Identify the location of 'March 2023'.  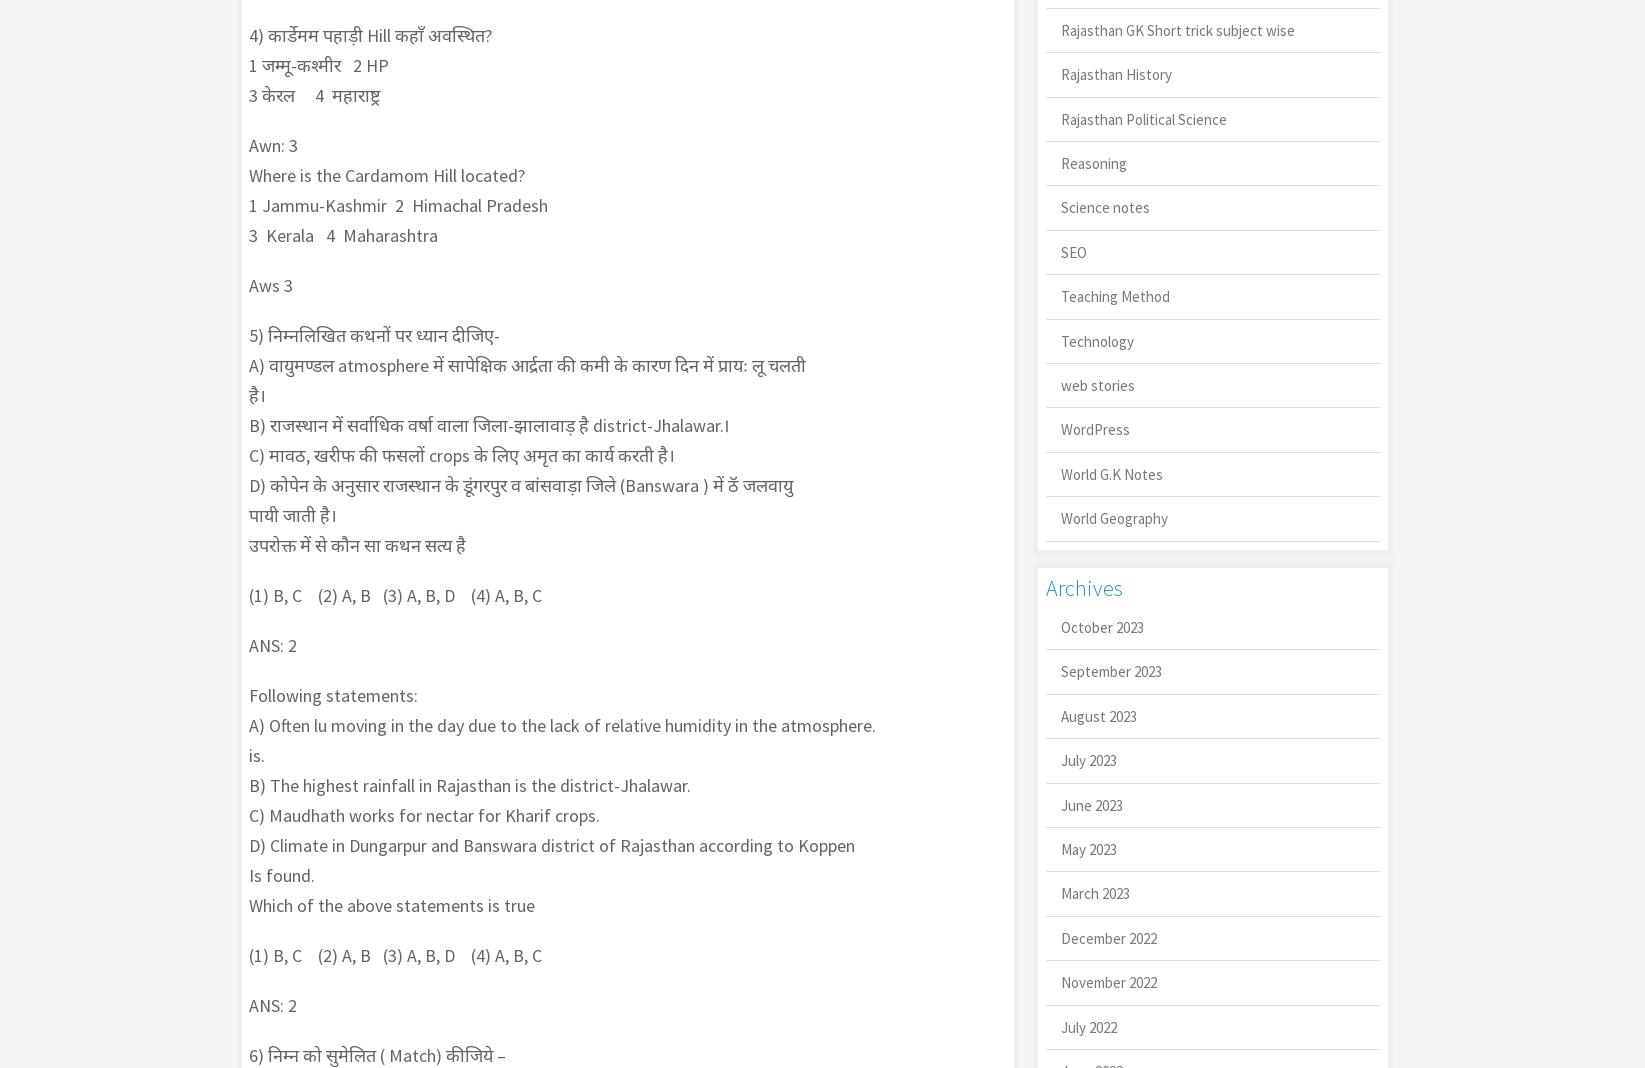
(1093, 892).